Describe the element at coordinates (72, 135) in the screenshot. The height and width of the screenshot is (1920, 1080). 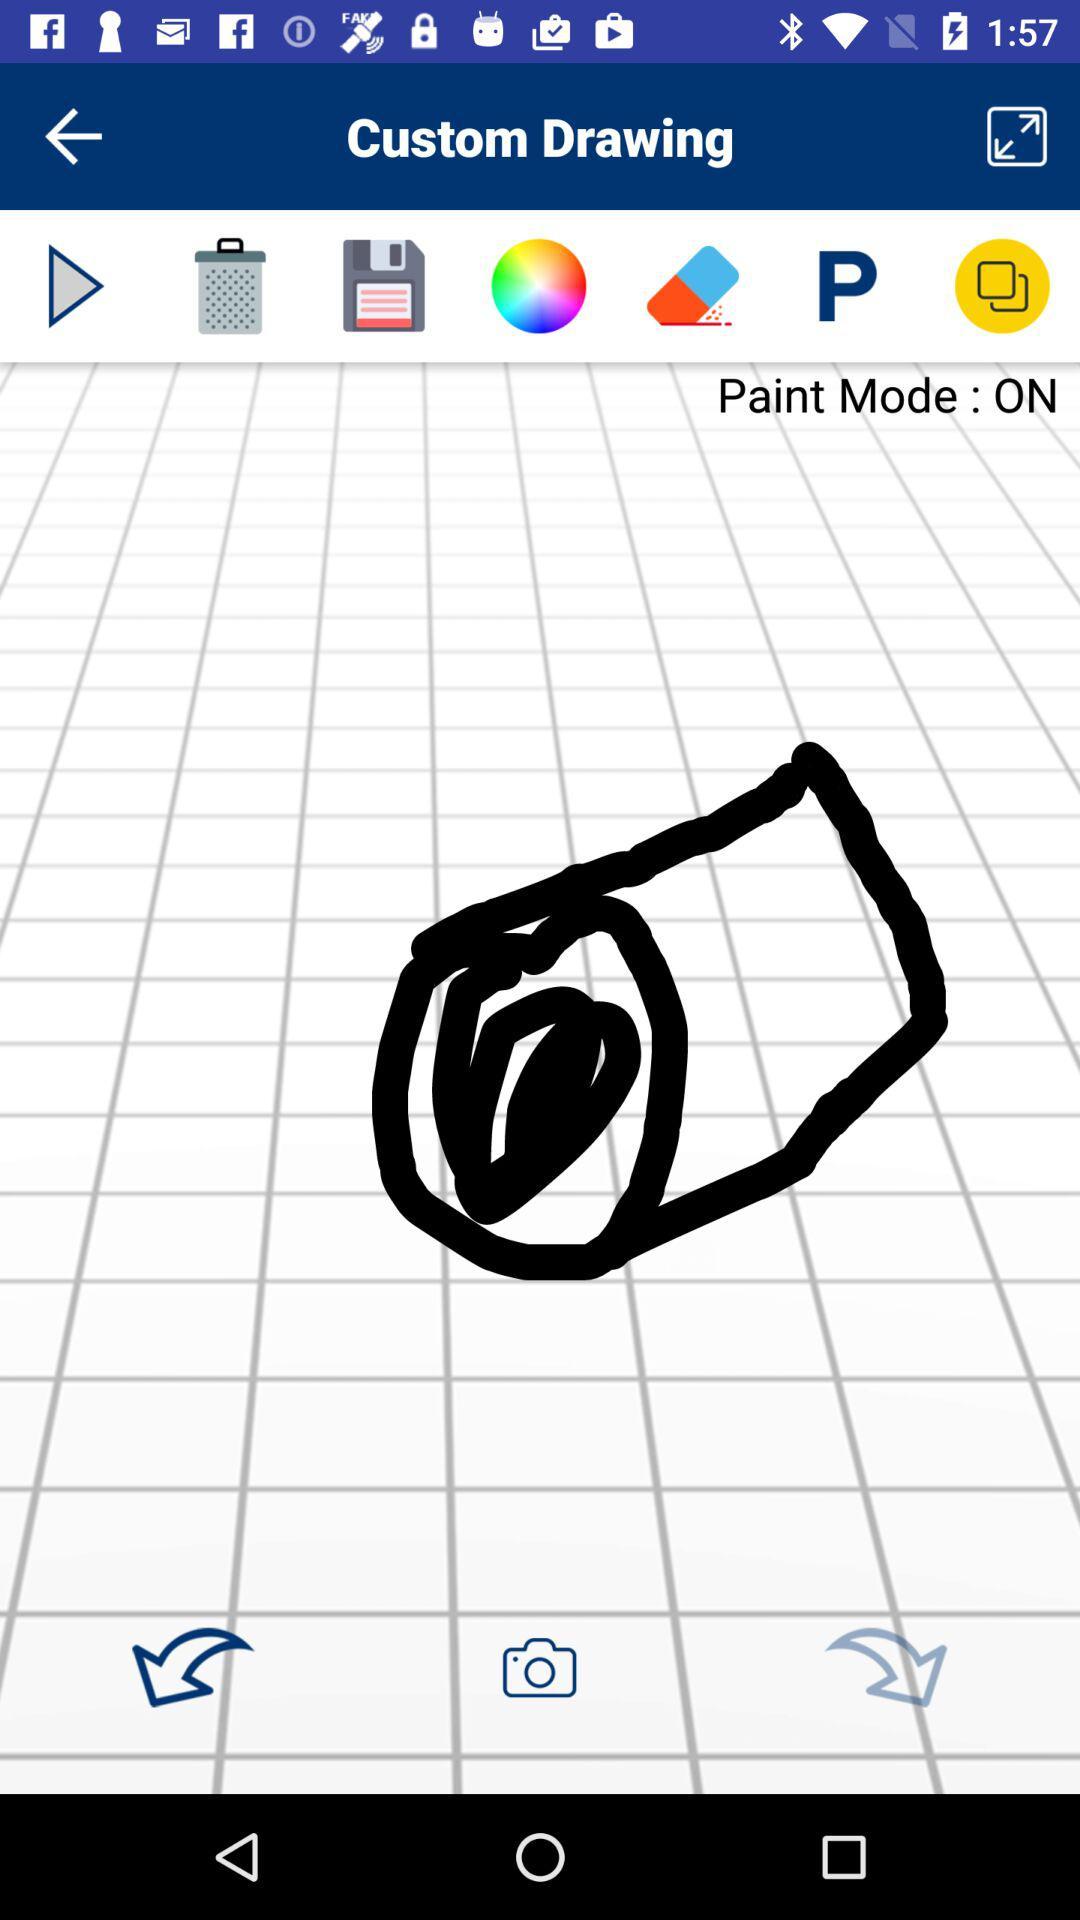
I see `item to the left of custom drawing icon` at that location.